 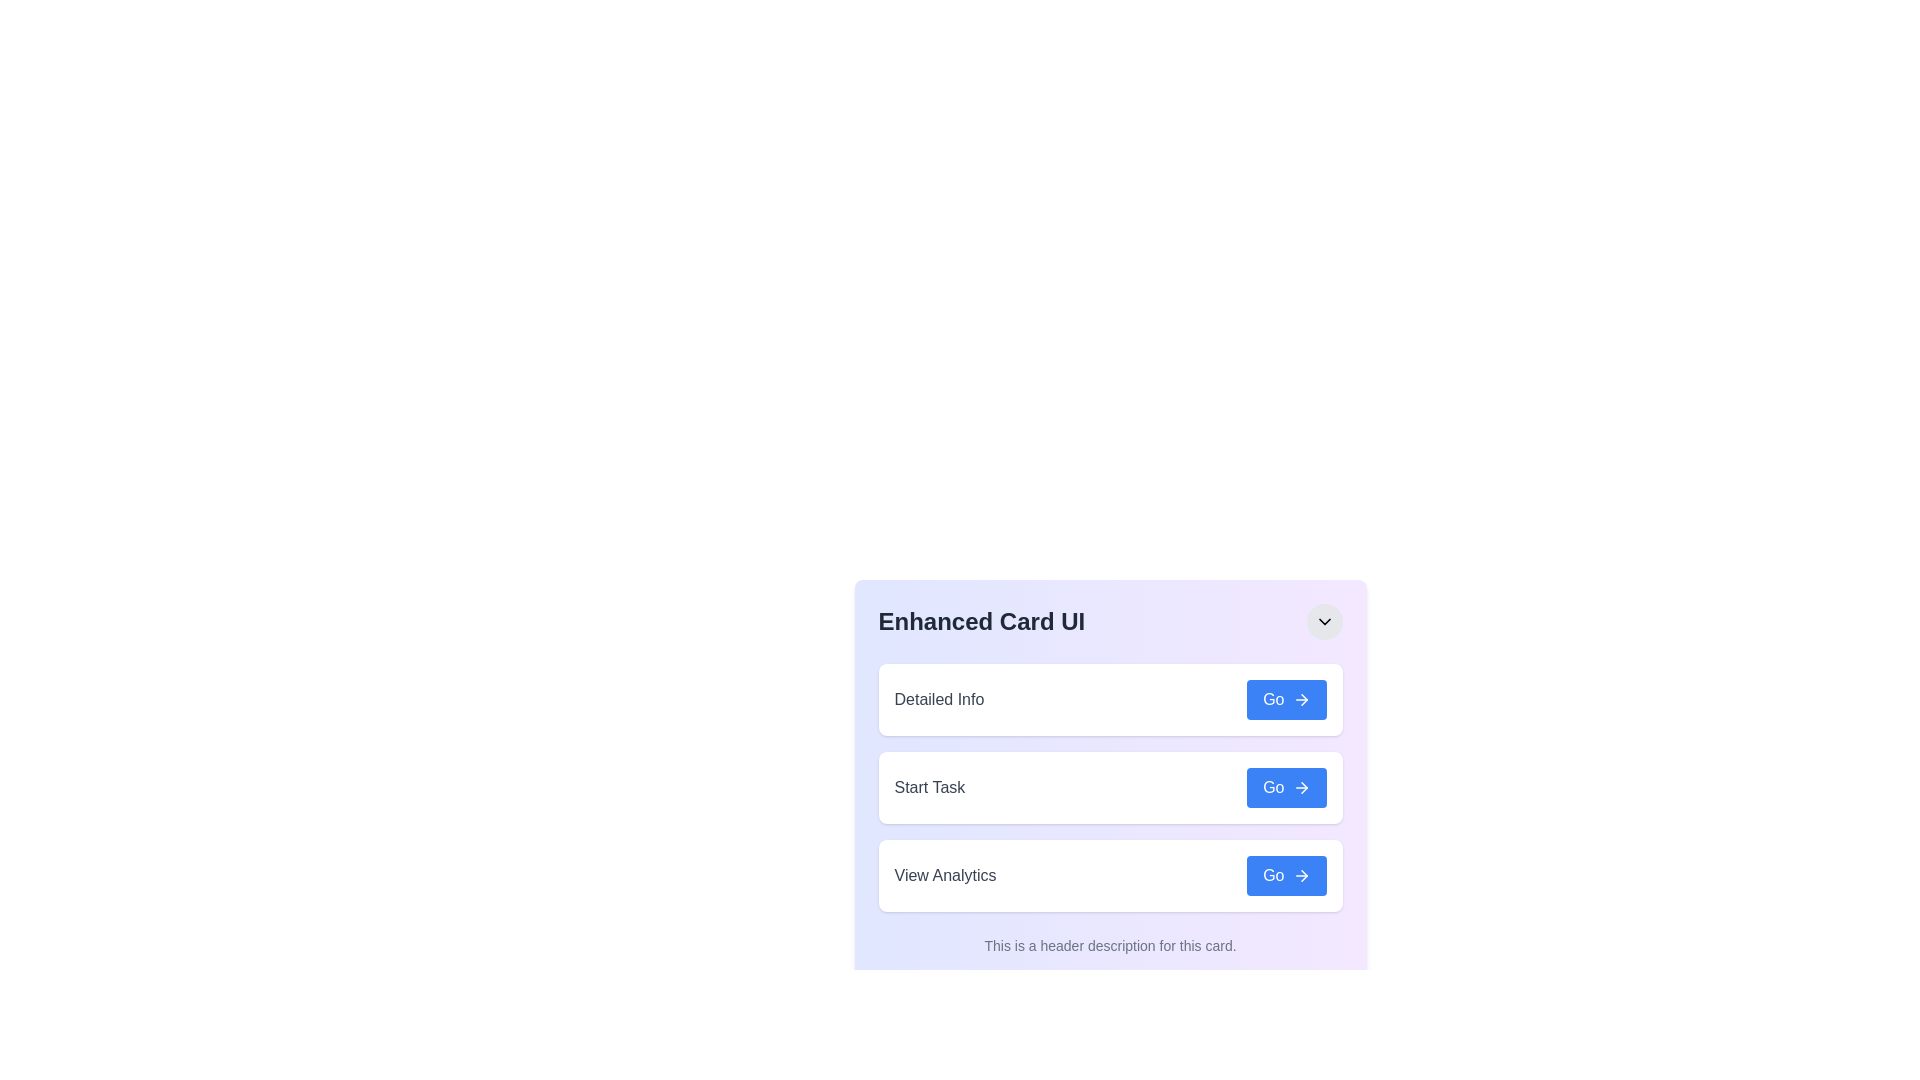 What do you see at coordinates (981, 620) in the screenshot?
I see `the Text Label that displays 'Enhanced Card UI' in a bold, large font and dark gray color, located in the top header section of the card layout` at bounding box center [981, 620].